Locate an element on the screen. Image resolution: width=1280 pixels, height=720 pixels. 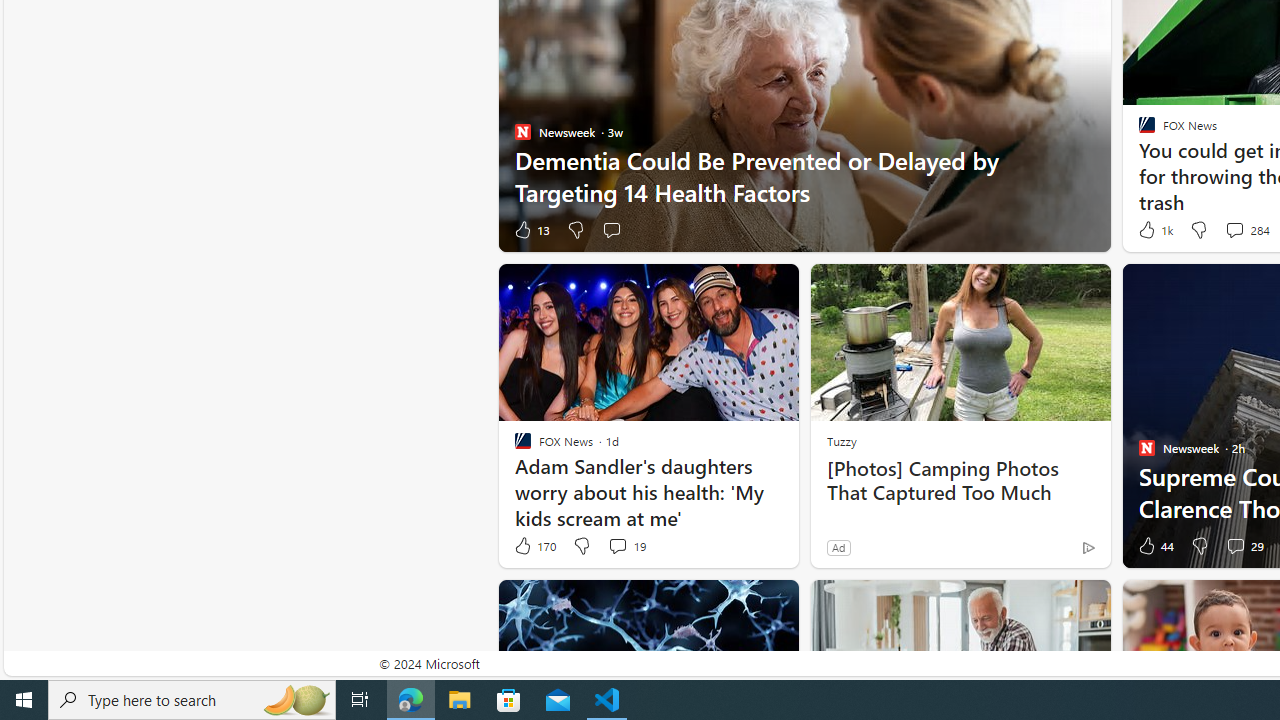
'170 Like' is located at coordinates (534, 546).